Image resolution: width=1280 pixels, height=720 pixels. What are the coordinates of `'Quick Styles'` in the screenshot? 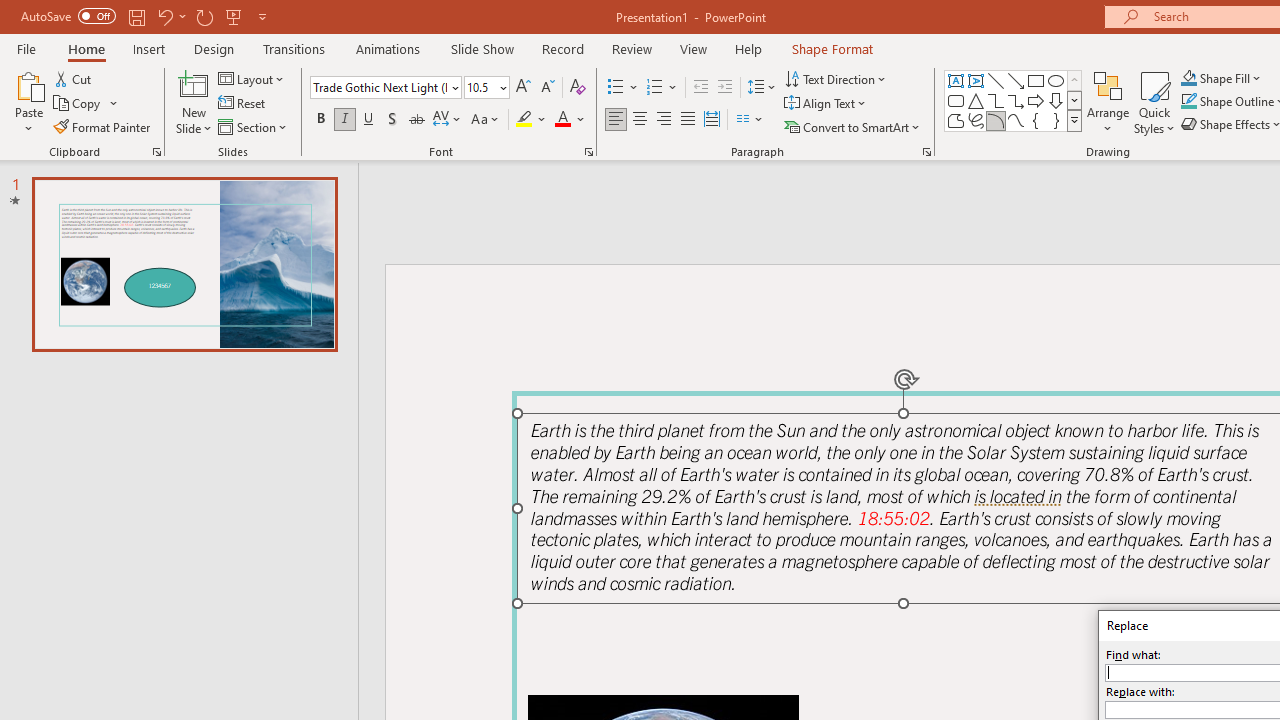 It's located at (1154, 103).